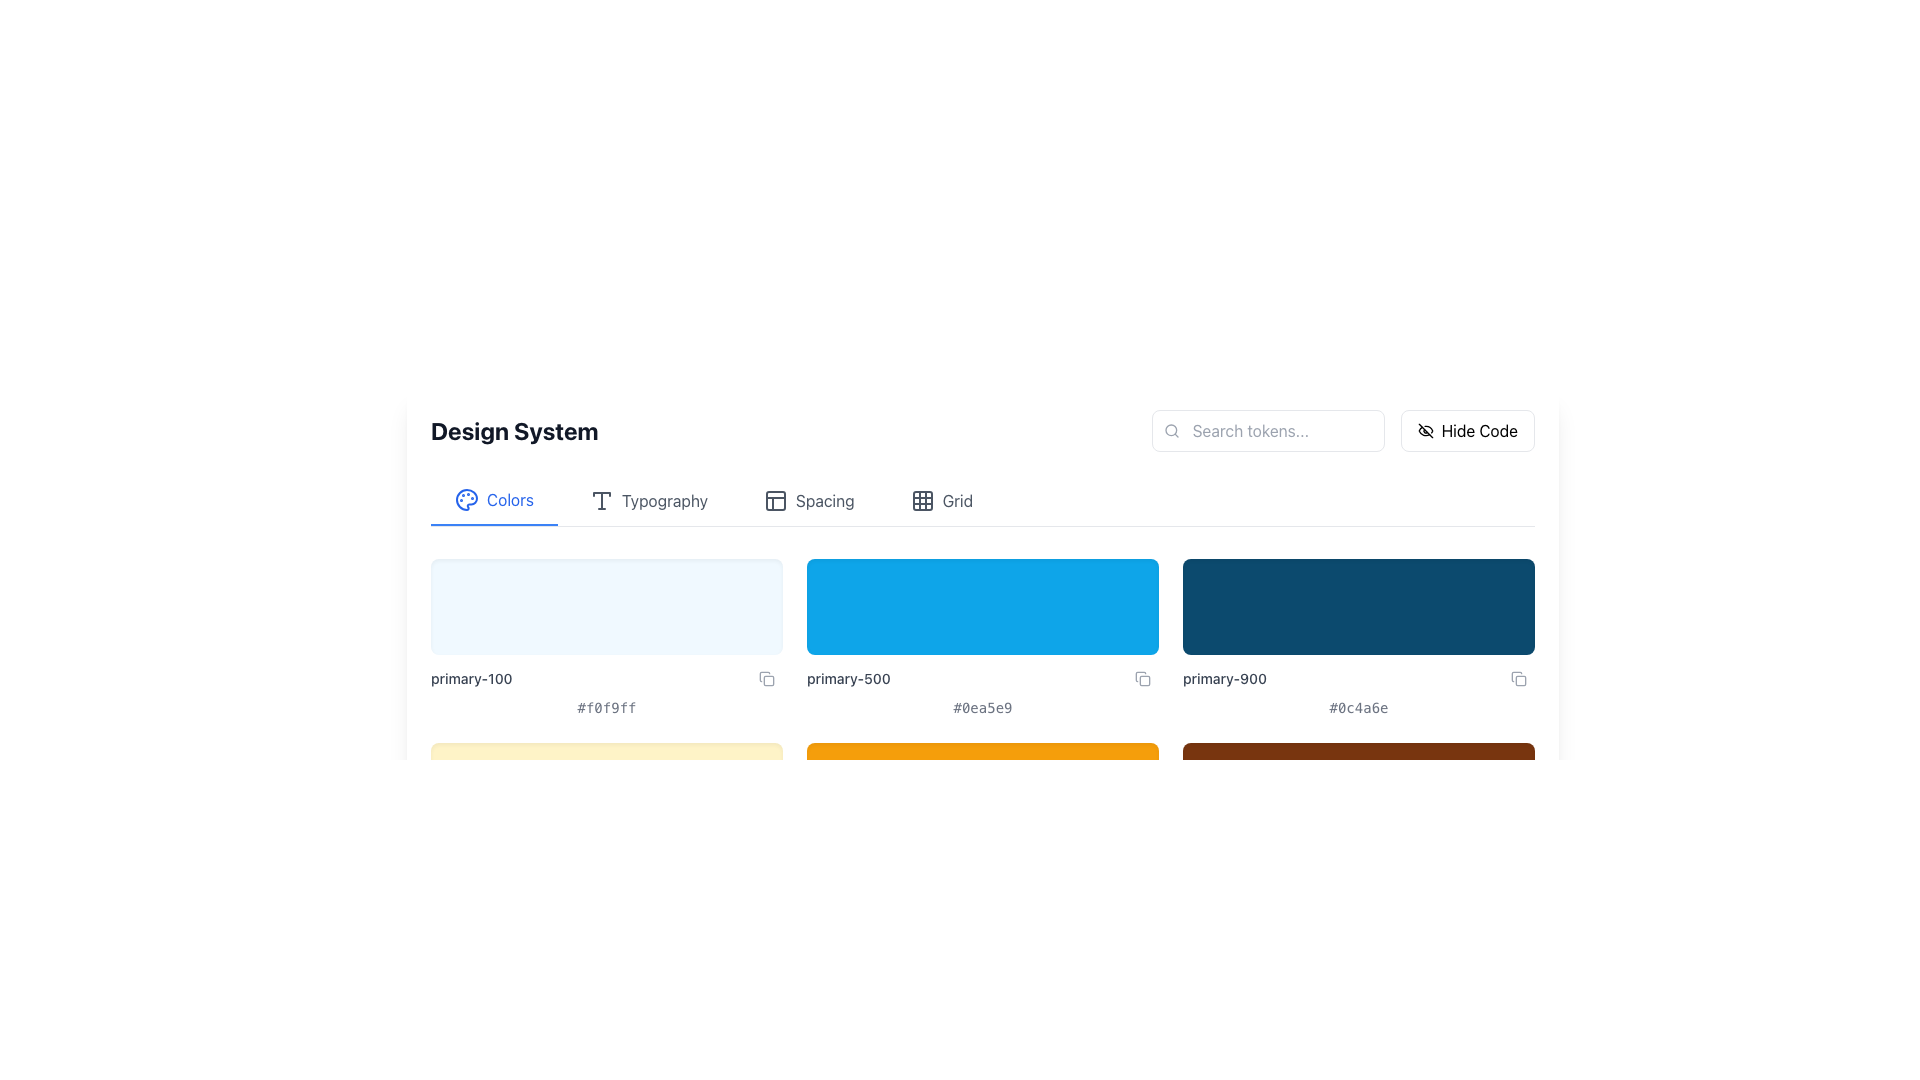  Describe the element at coordinates (775, 500) in the screenshot. I see `the 24x24 pixel icon representing the 'Spacing' category in the navigation bar` at that location.